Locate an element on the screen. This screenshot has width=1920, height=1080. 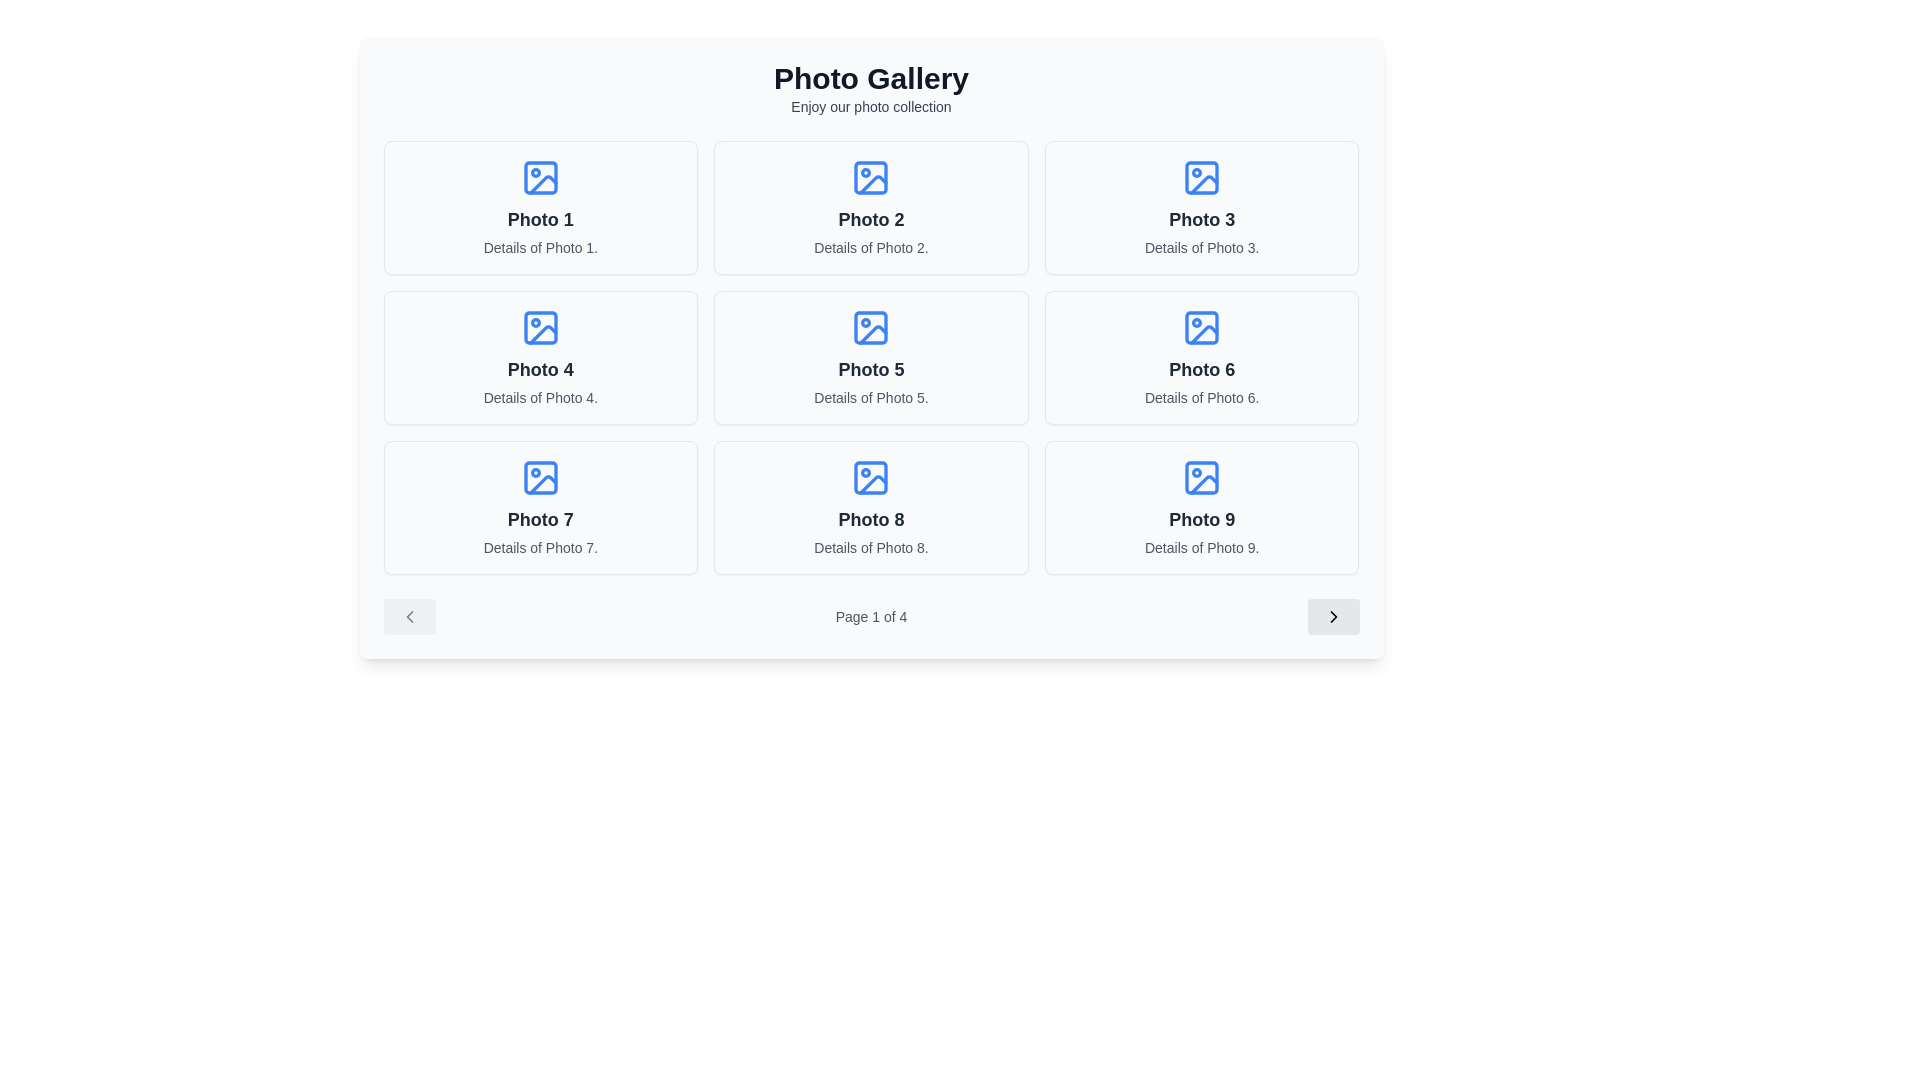
the icon that visually signifies the content type (image) associated with the 'Photo 2' card, located in the center of the card's upper section, above the text is located at coordinates (871, 176).